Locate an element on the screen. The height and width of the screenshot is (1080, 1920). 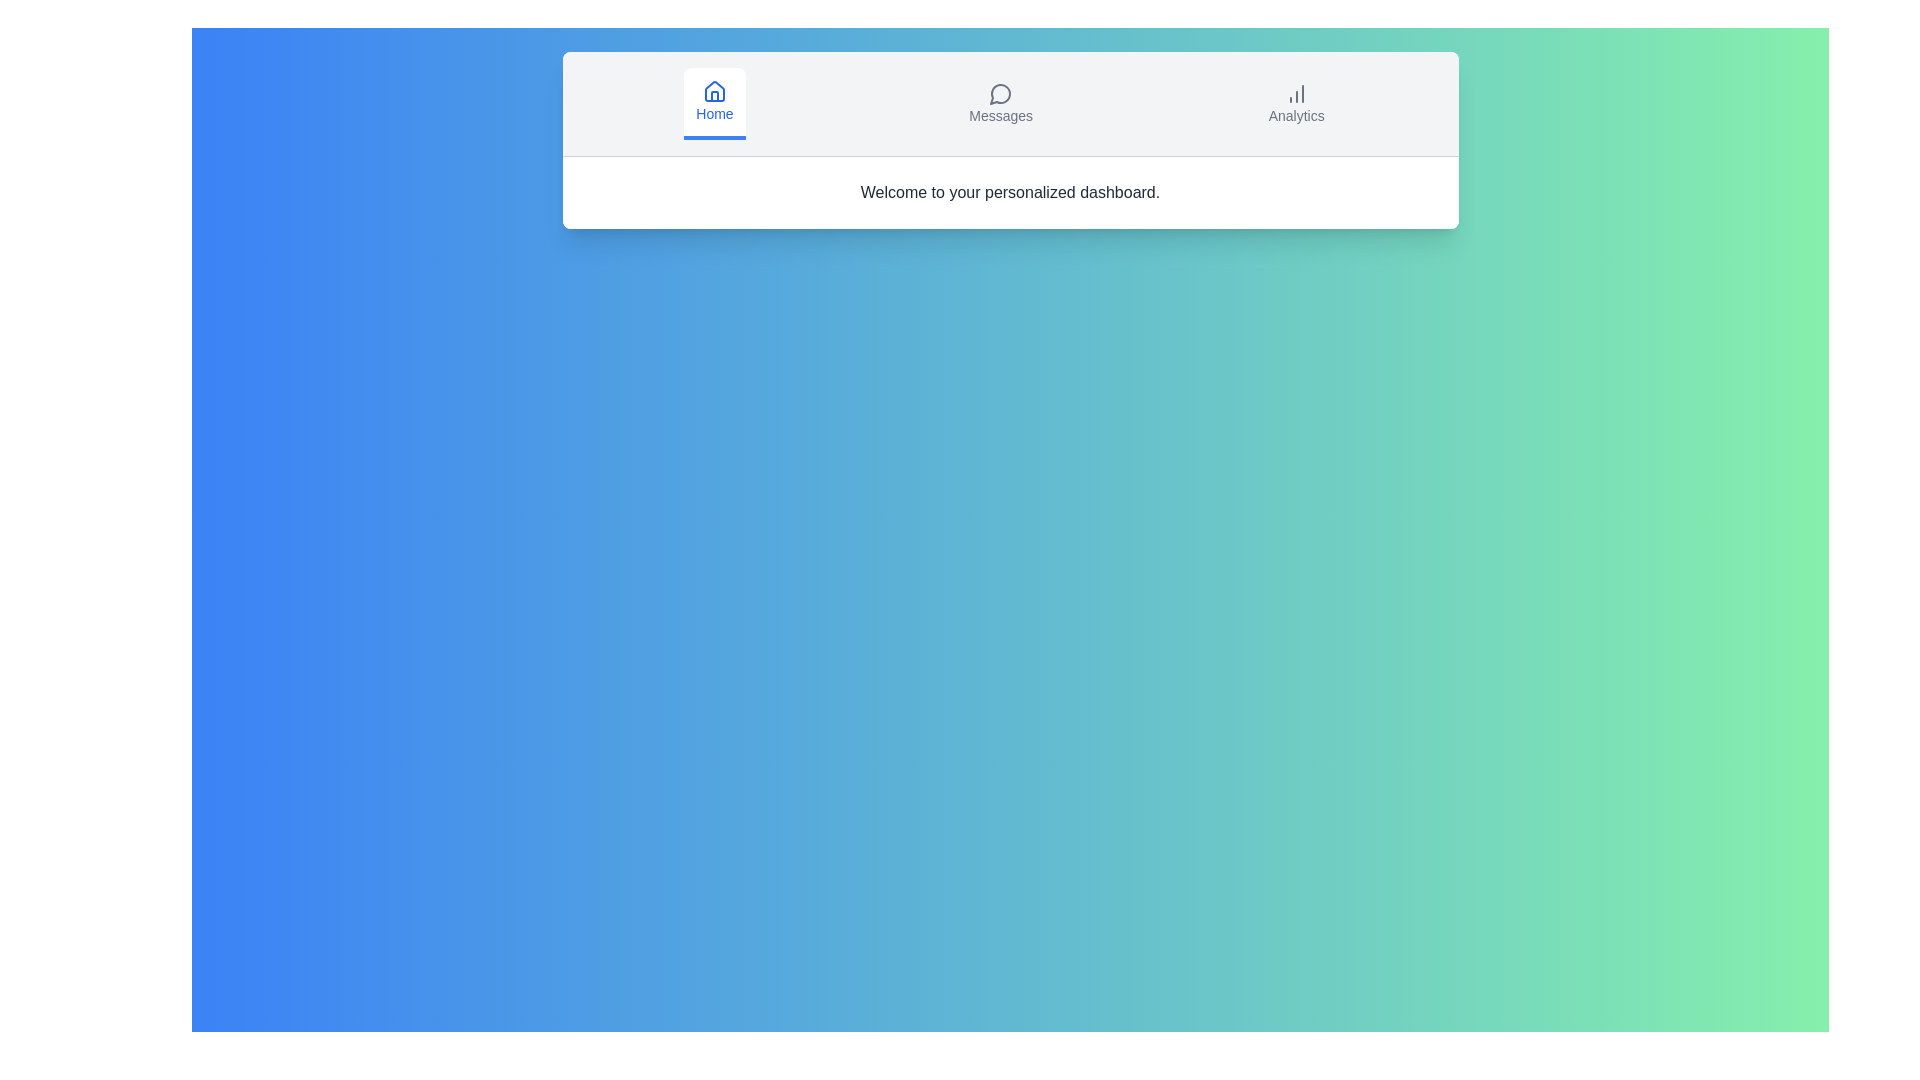
the Analytics tab to switch to it is located at coordinates (1296, 104).